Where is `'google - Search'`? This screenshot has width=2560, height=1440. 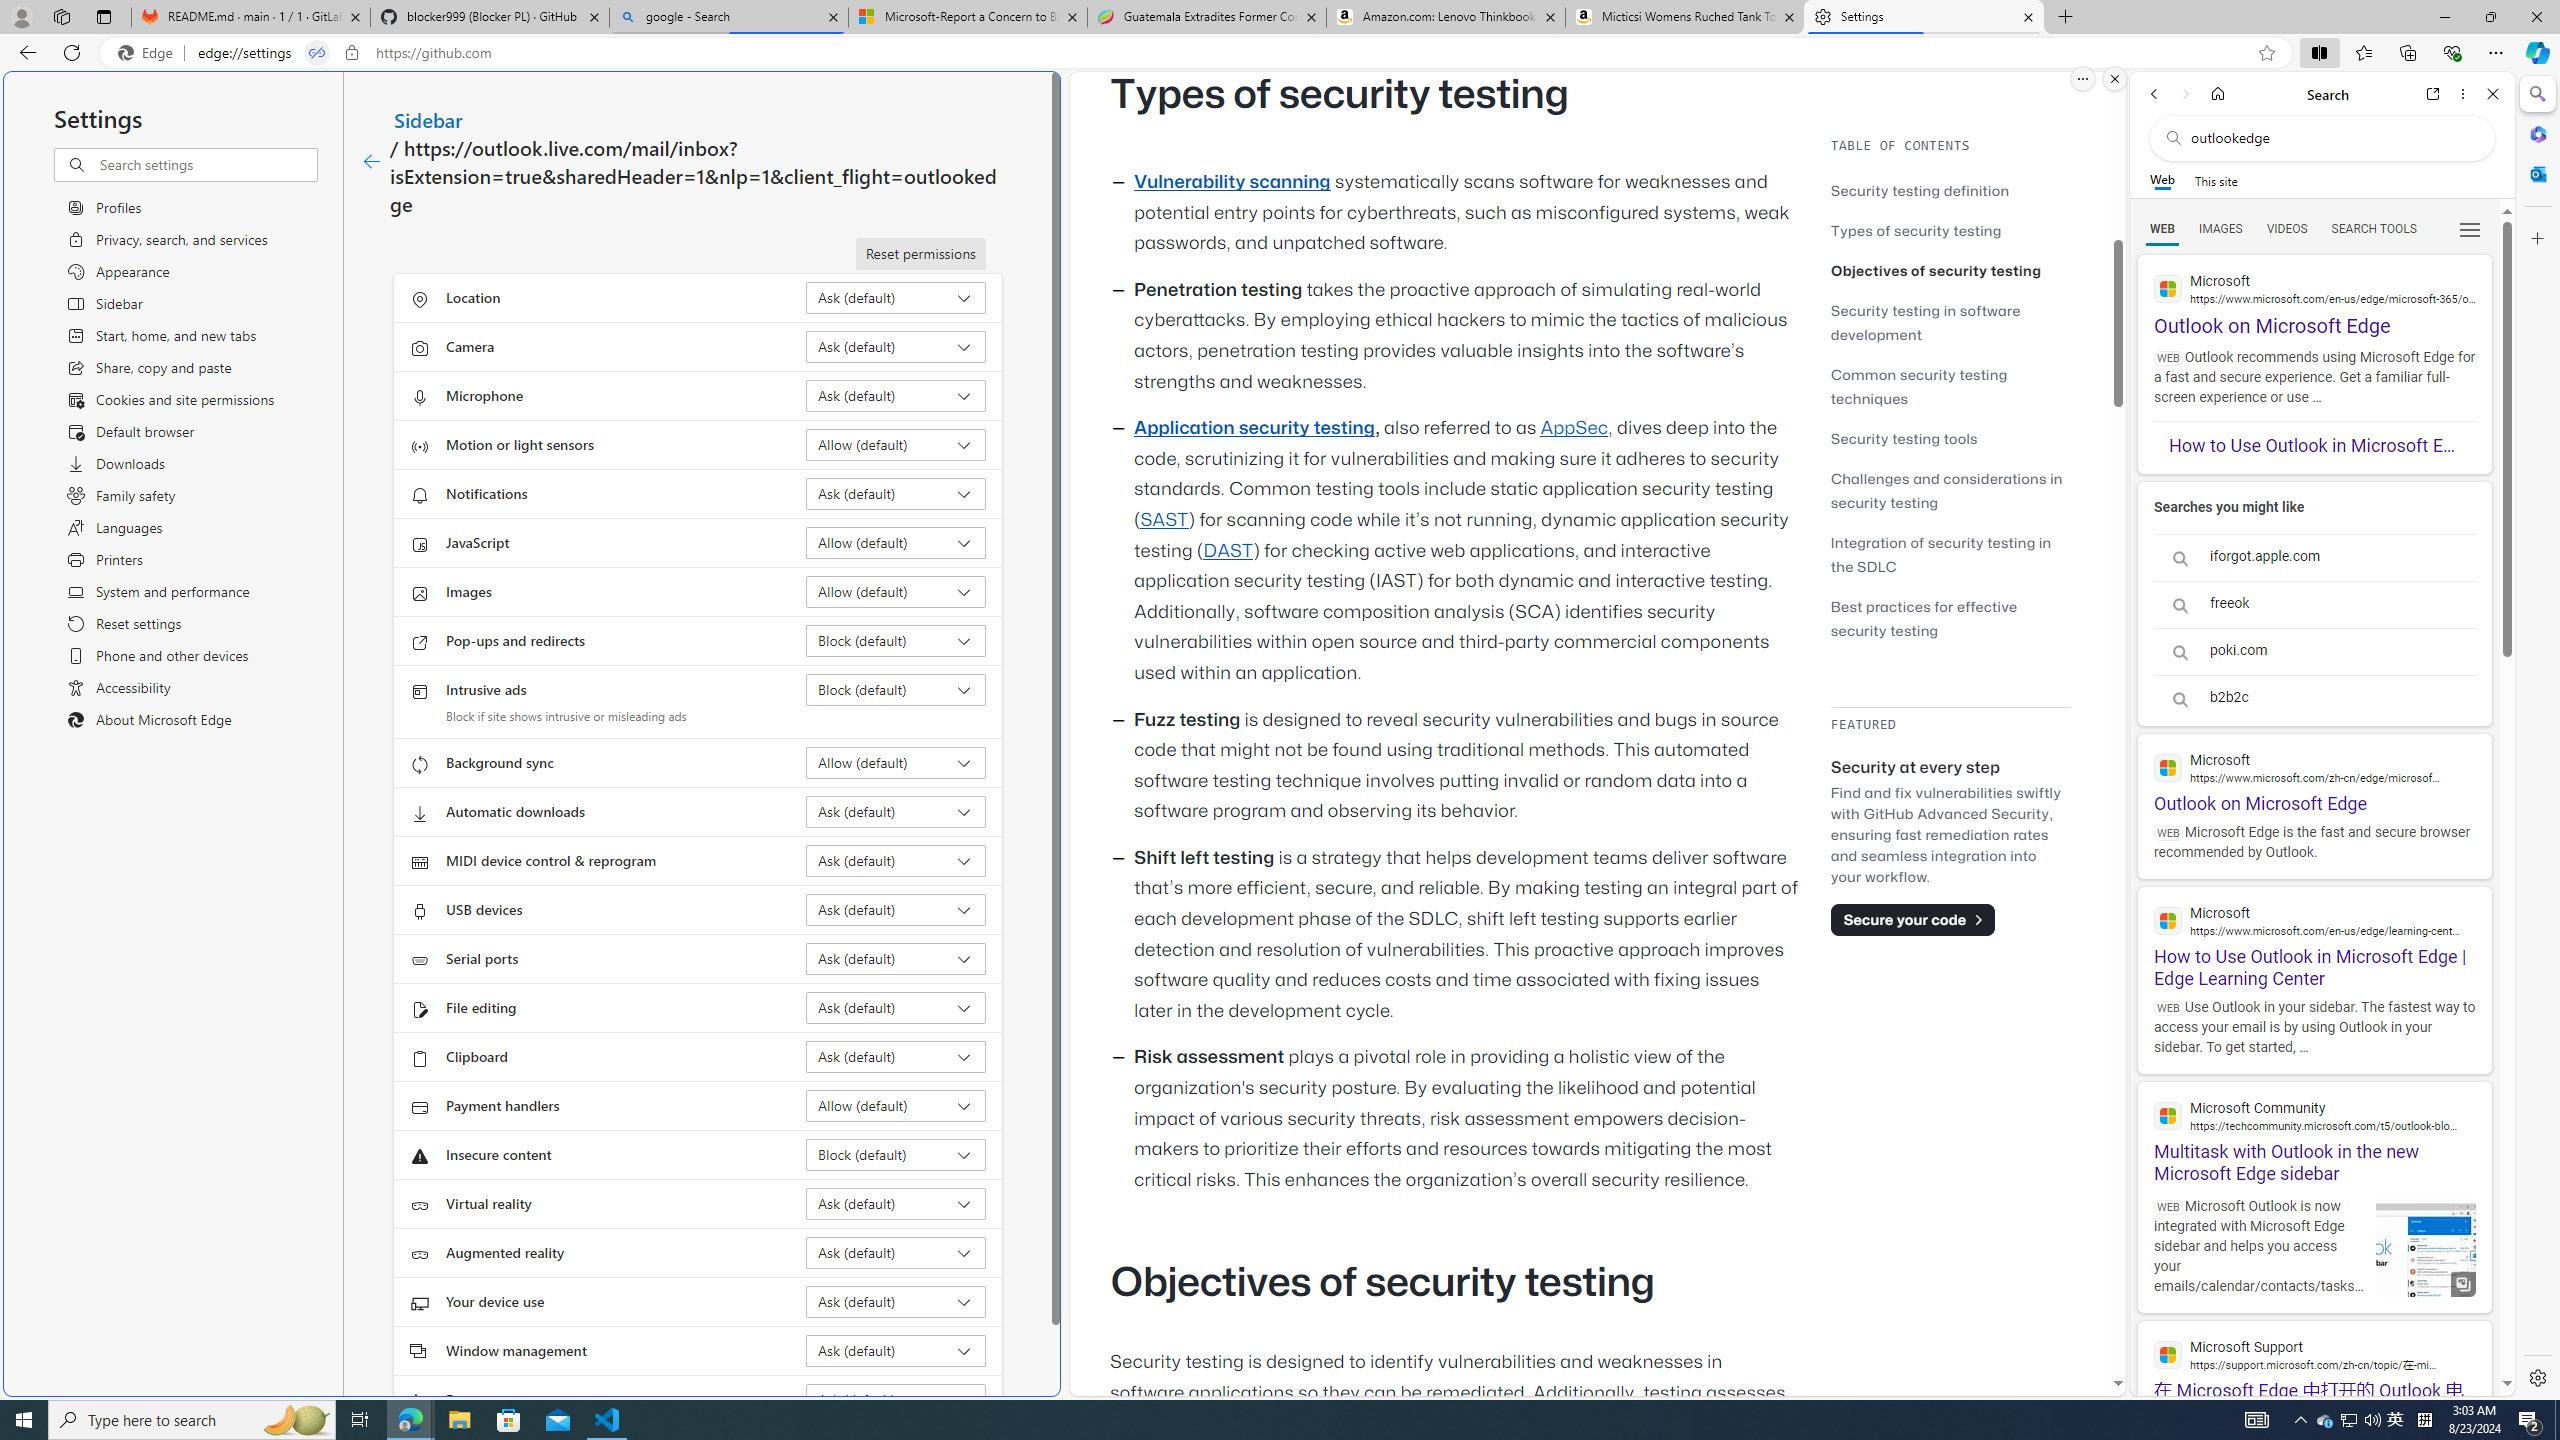 'google - Search' is located at coordinates (729, 16).